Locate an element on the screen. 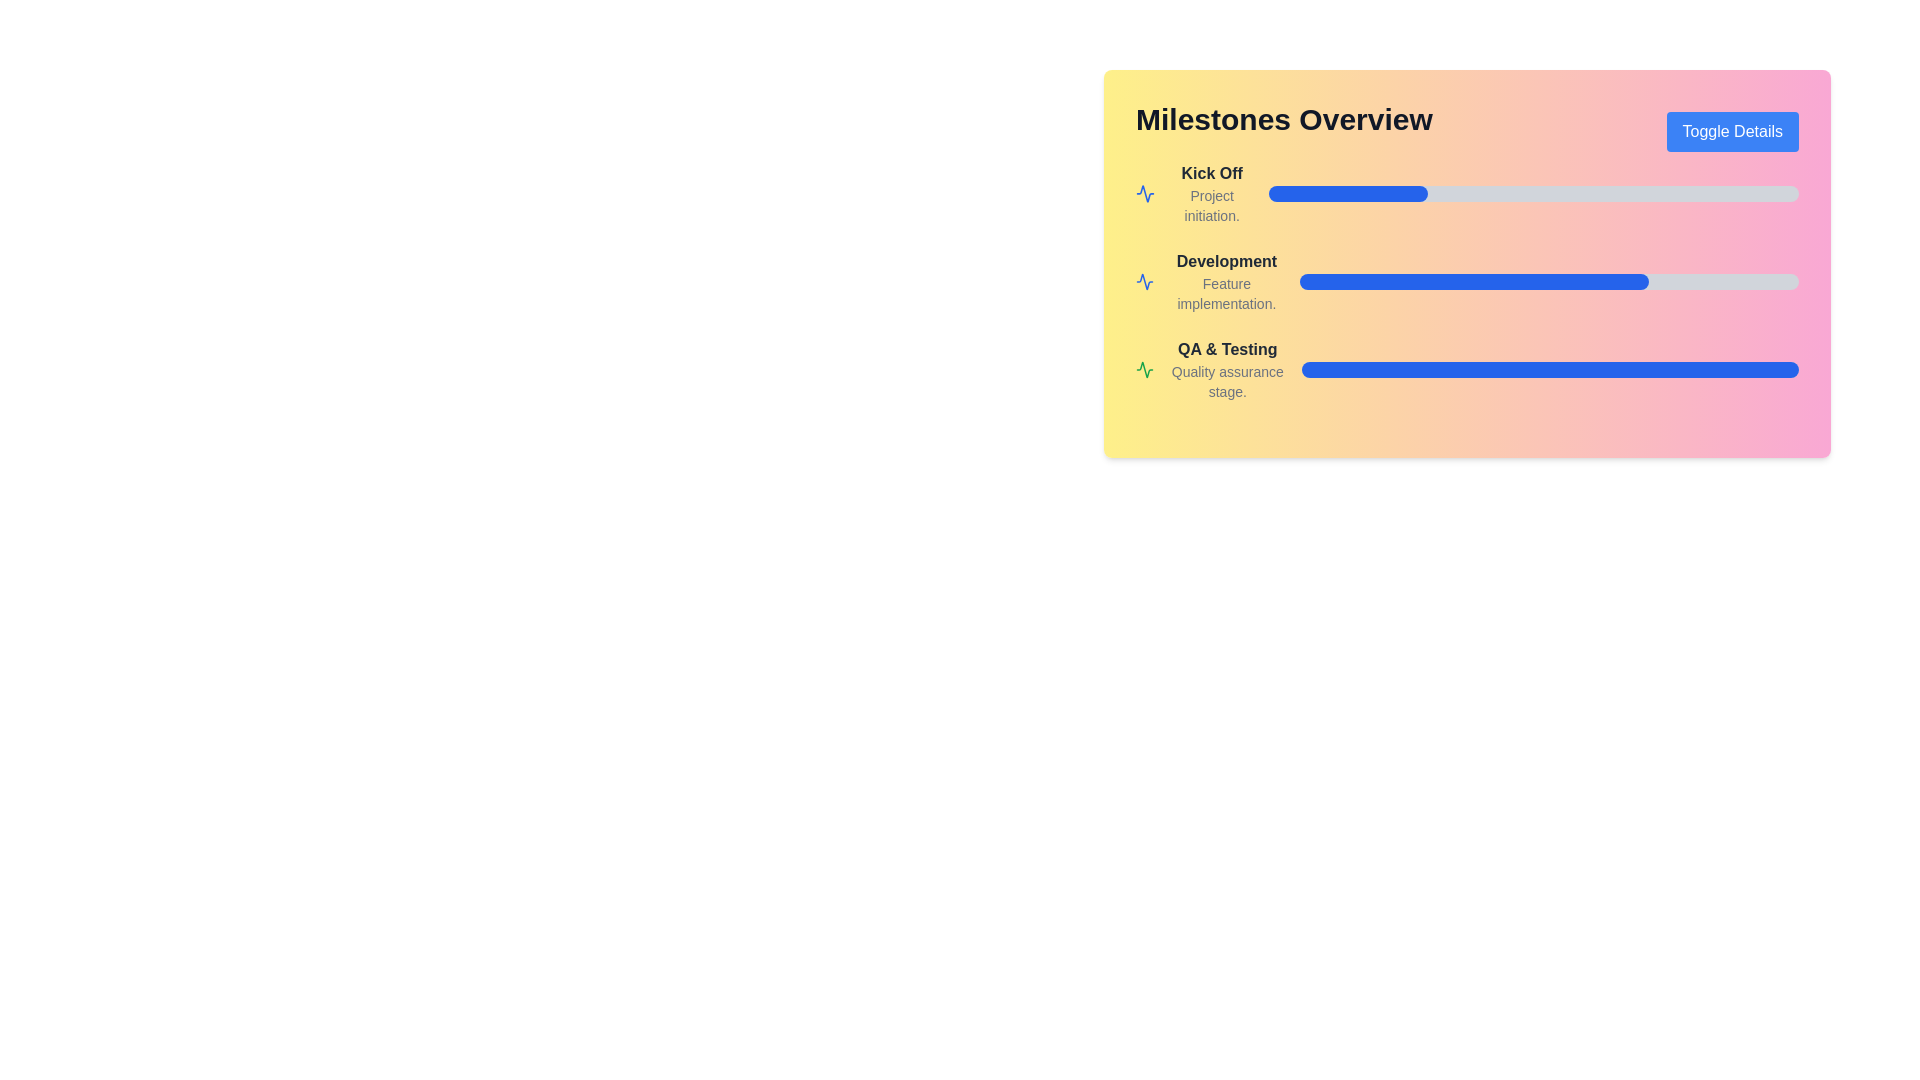 The image size is (1920, 1080). the progress value of the third progress bar in the 'Milestones Overview' section, located below 'QA & Testing' and 'Quality assurance stage.' is located at coordinates (1549, 370).